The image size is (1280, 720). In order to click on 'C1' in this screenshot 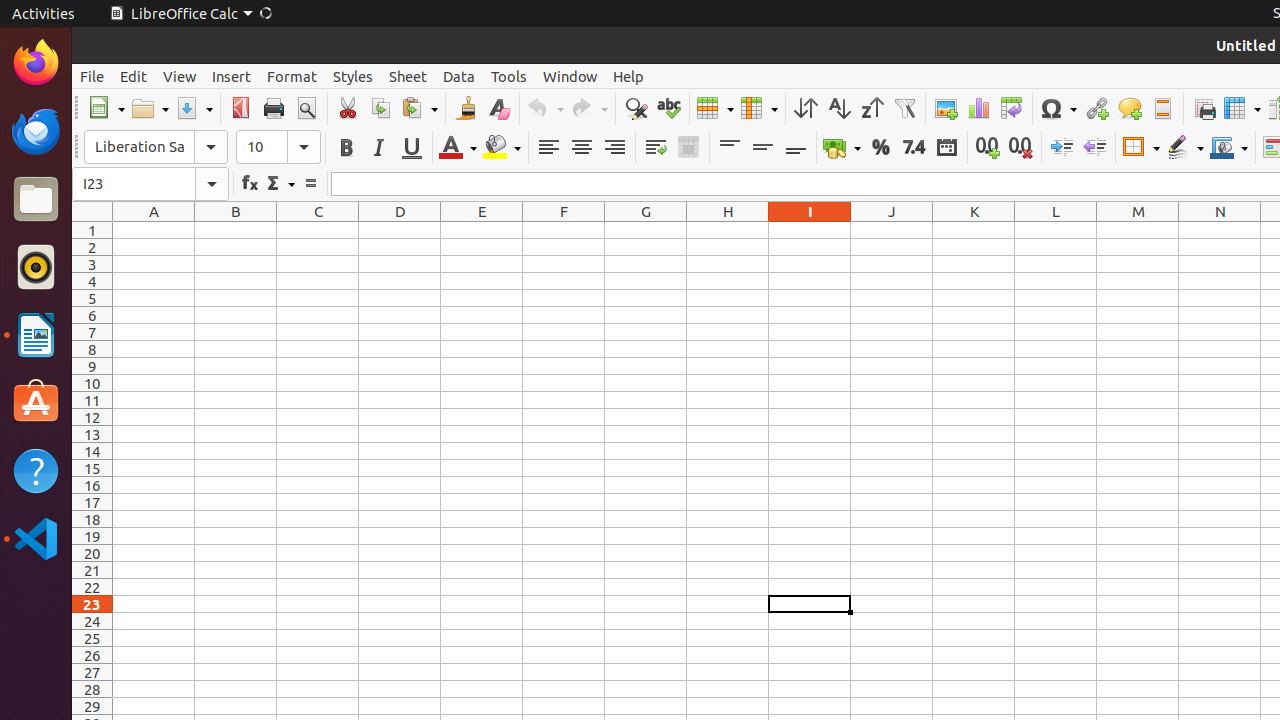, I will do `click(316, 229)`.